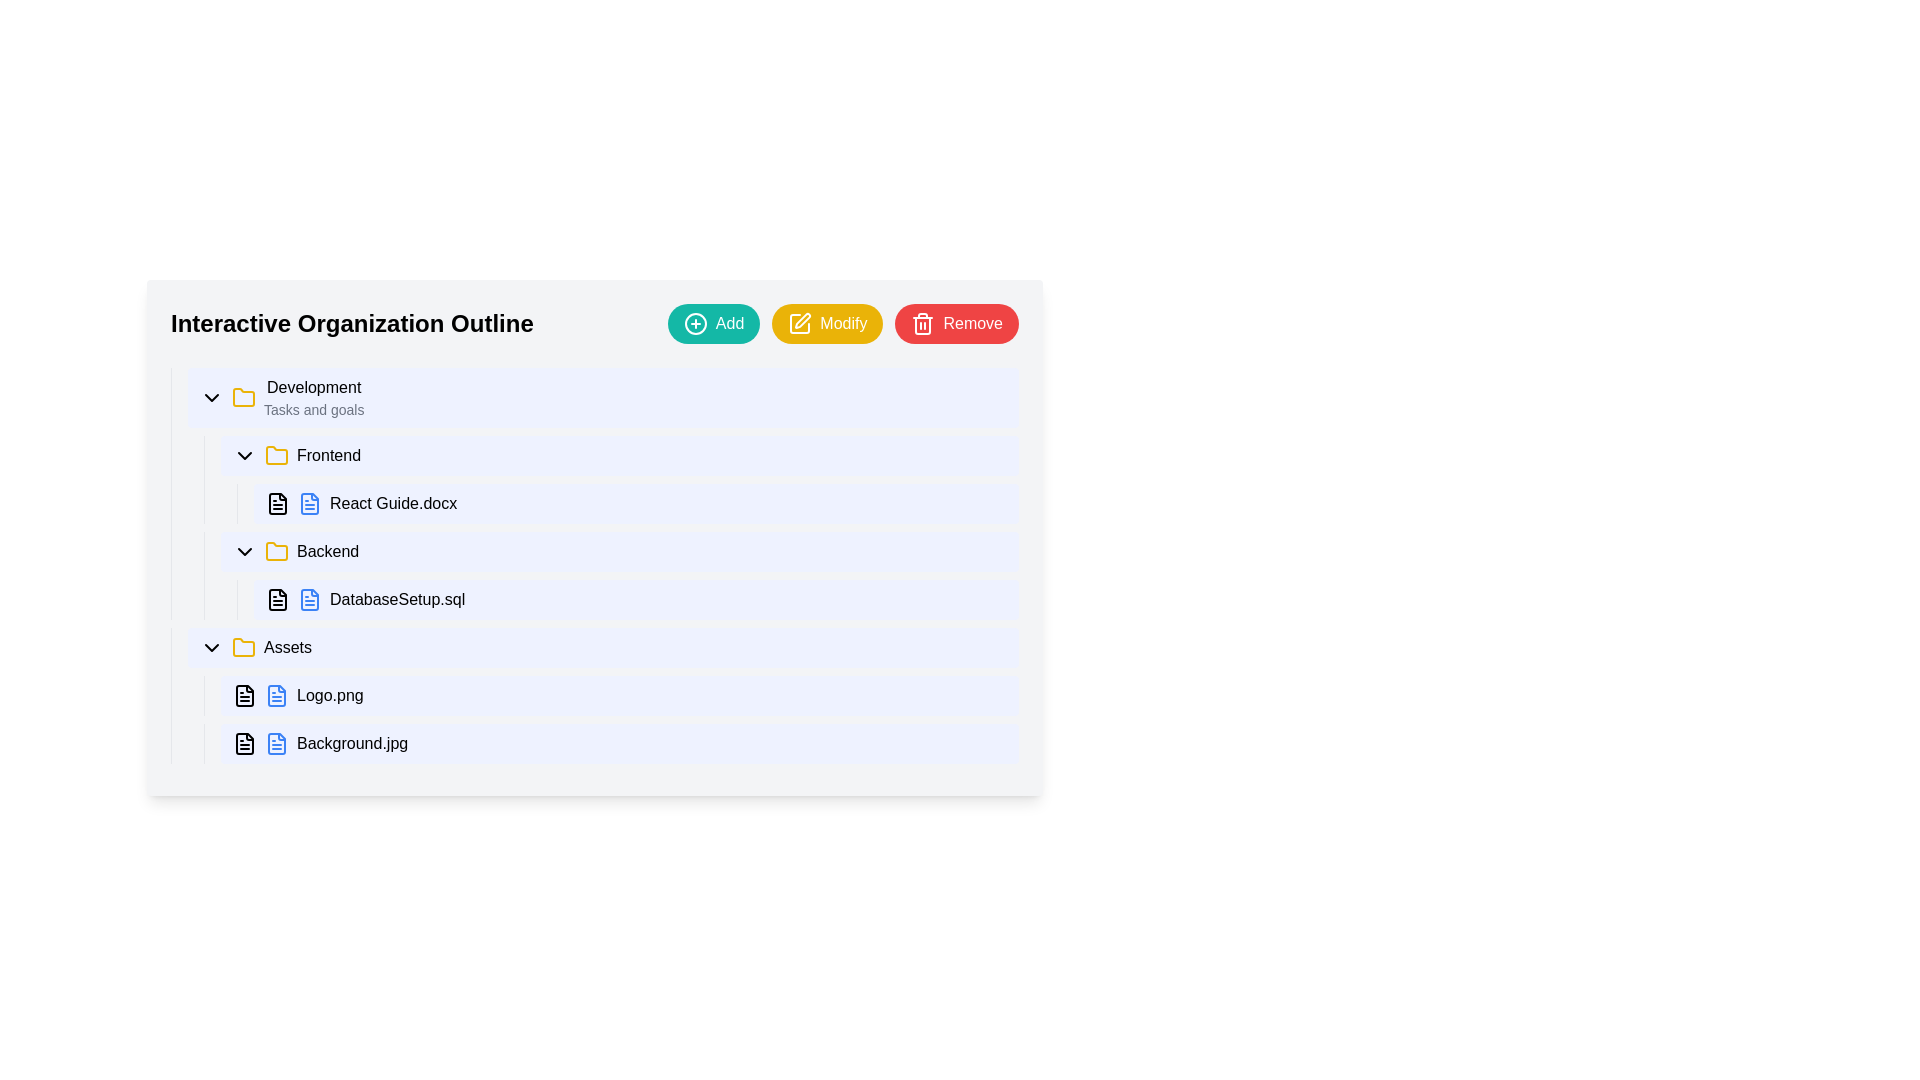  I want to click on the file icon resembling a document, which is located to the left of the text 'DatabaseSetup.sql' in the 'Backend' section under the 'Development' category, so click(277, 599).